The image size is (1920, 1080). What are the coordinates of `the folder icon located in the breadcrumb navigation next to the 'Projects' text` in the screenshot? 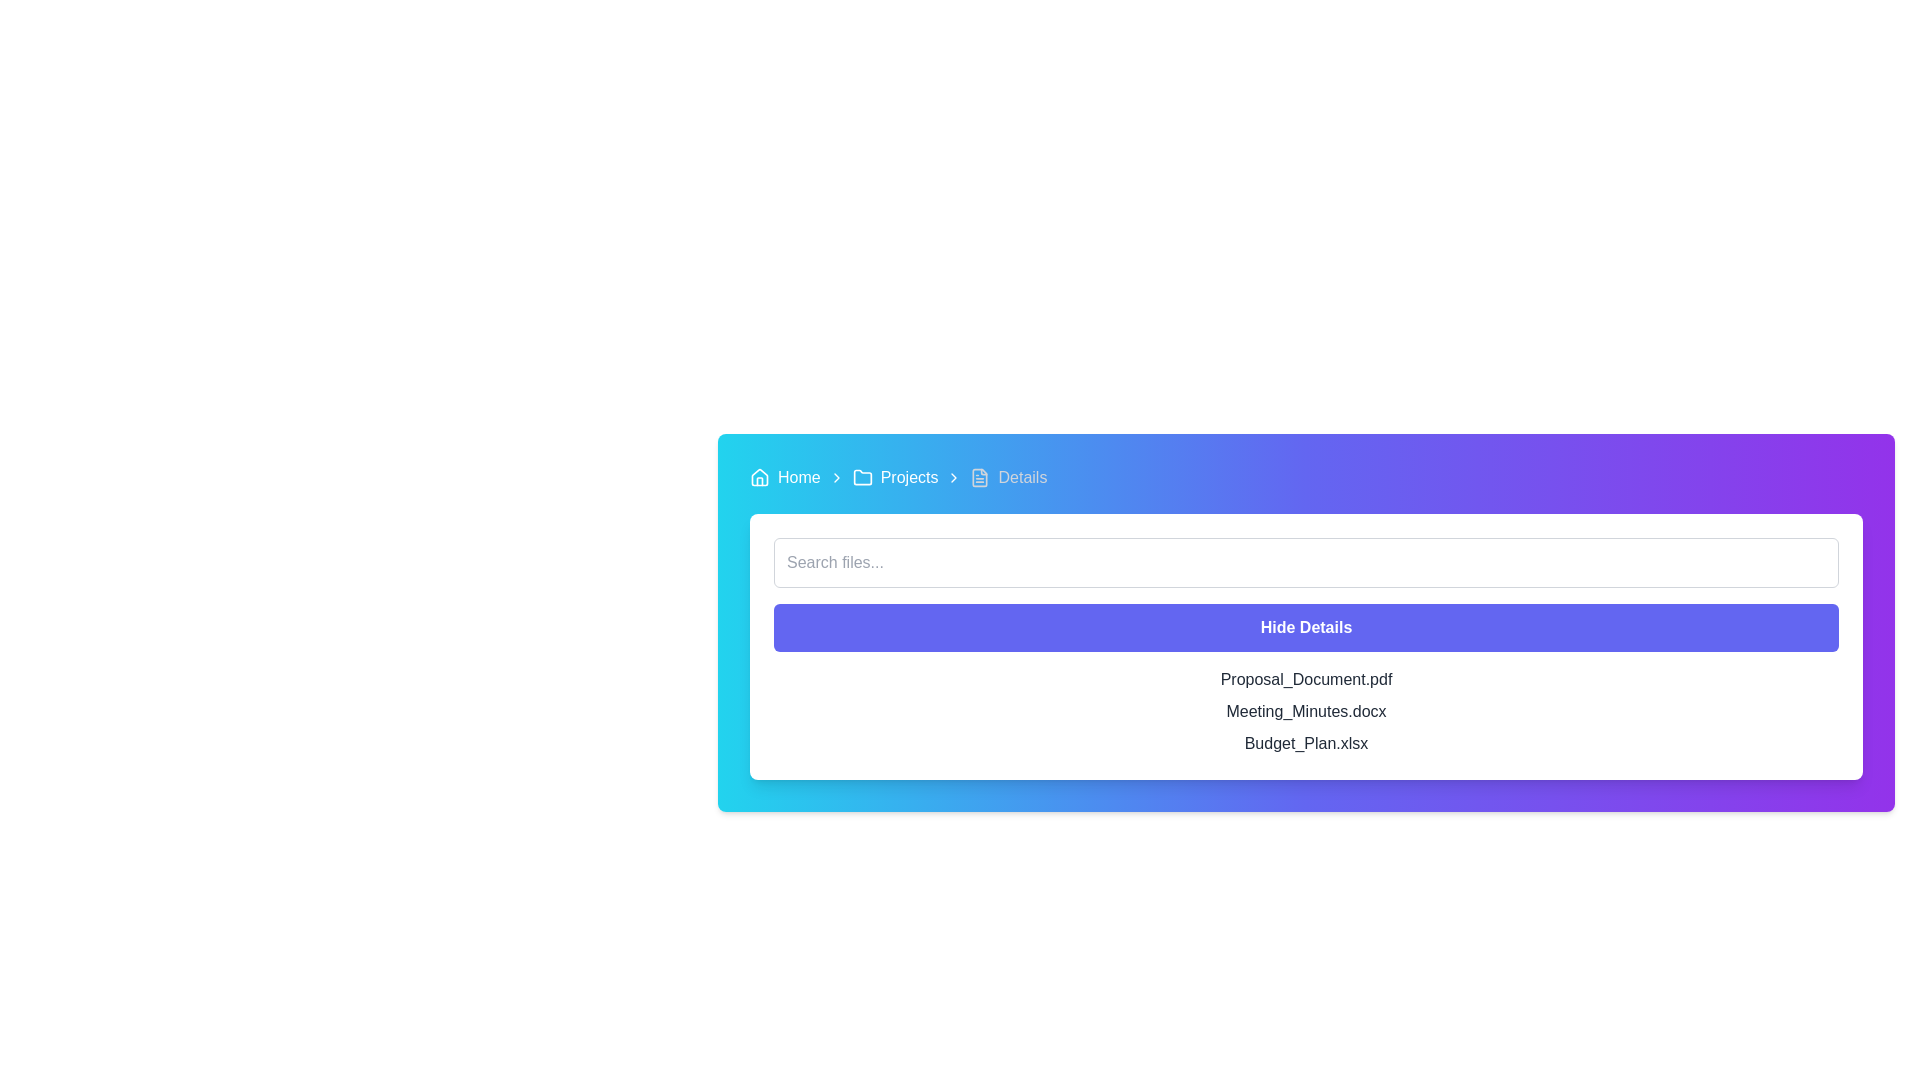 It's located at (862, 478).